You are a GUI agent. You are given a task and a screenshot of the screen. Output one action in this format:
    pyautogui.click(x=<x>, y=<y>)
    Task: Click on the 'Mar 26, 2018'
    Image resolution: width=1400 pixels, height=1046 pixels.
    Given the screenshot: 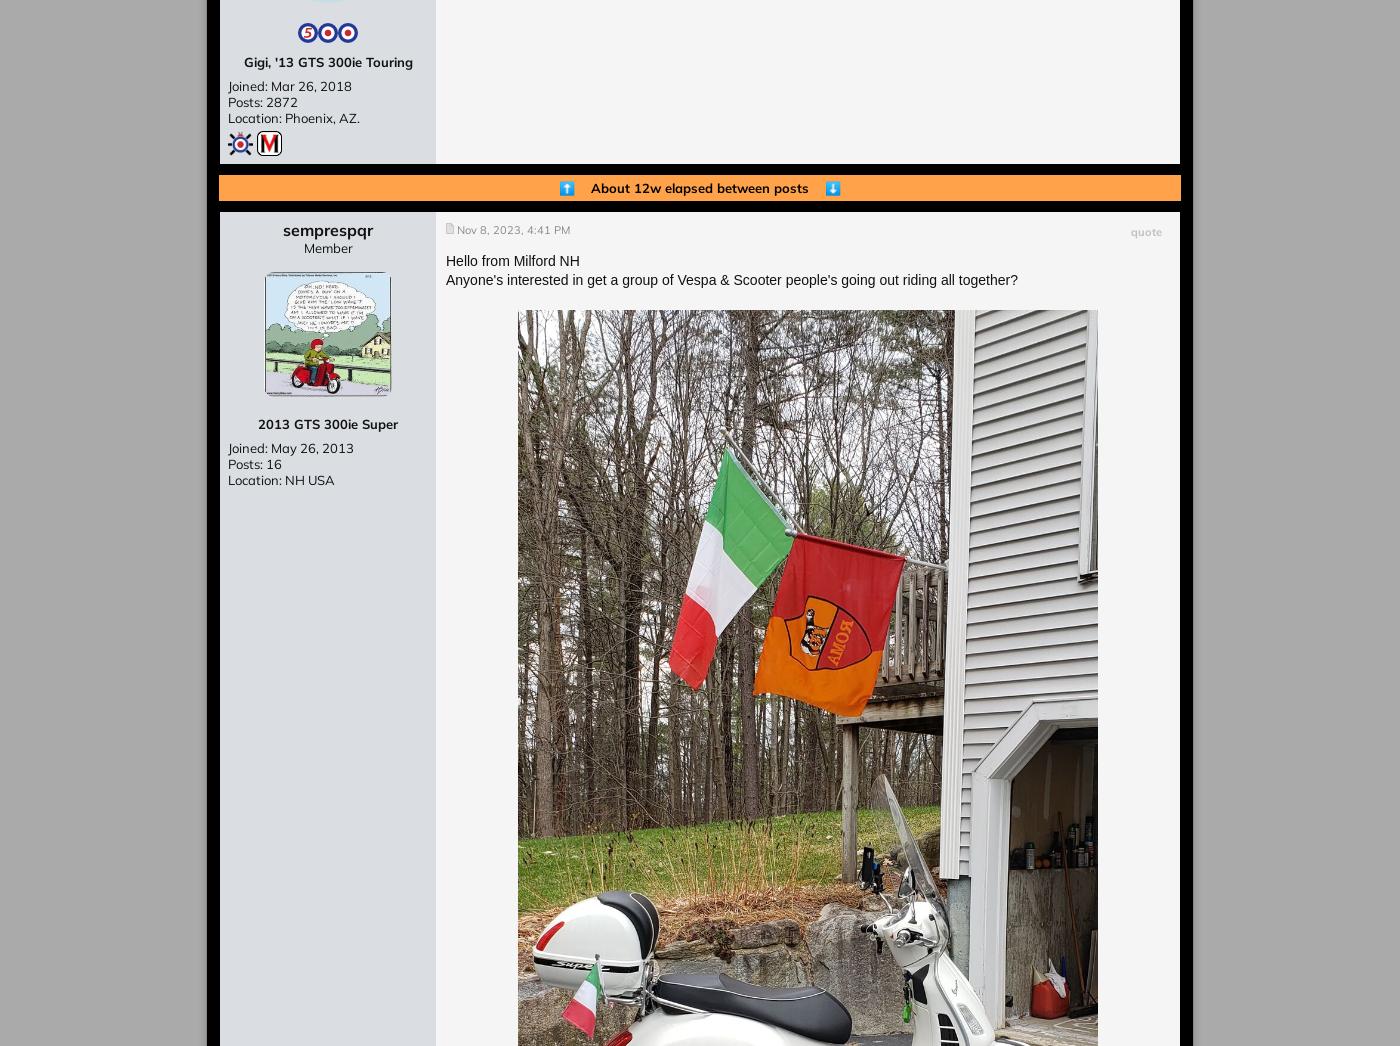 What is the action you would take?
    pyautogui.click(x=311, y=85)
    